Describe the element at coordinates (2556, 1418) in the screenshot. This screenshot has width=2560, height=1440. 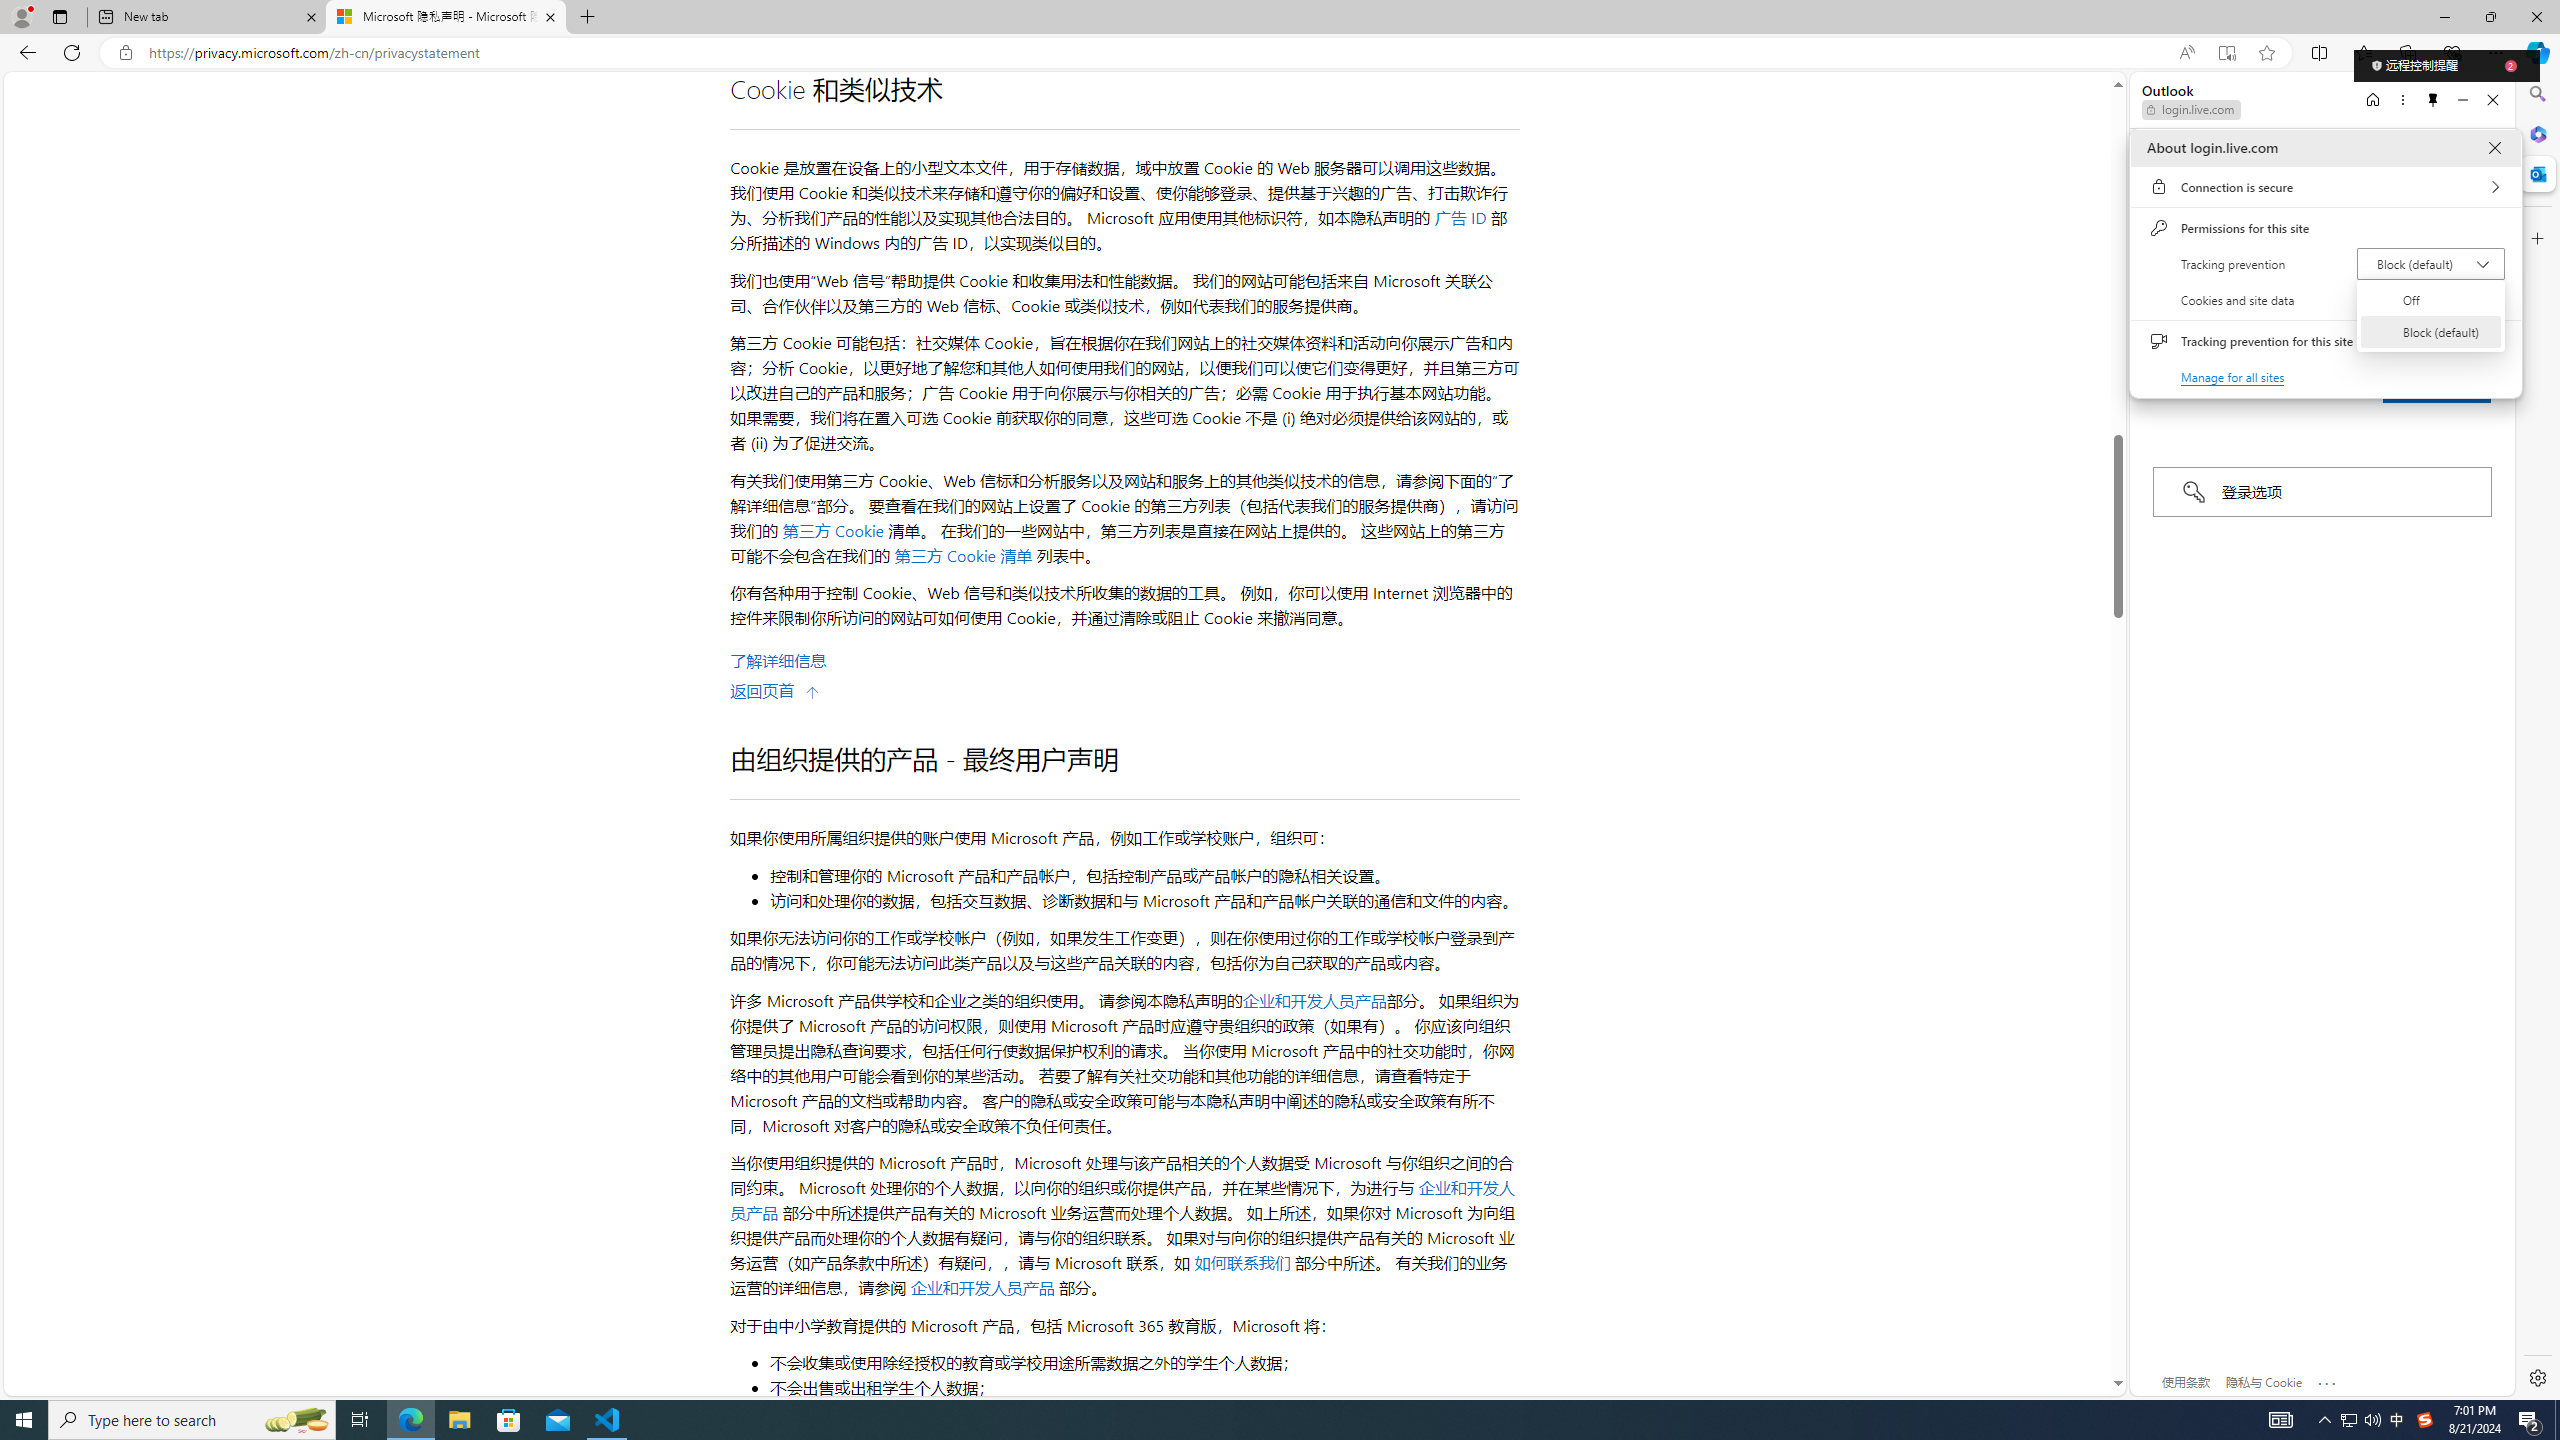
I see `'Show desktop'` at that location.